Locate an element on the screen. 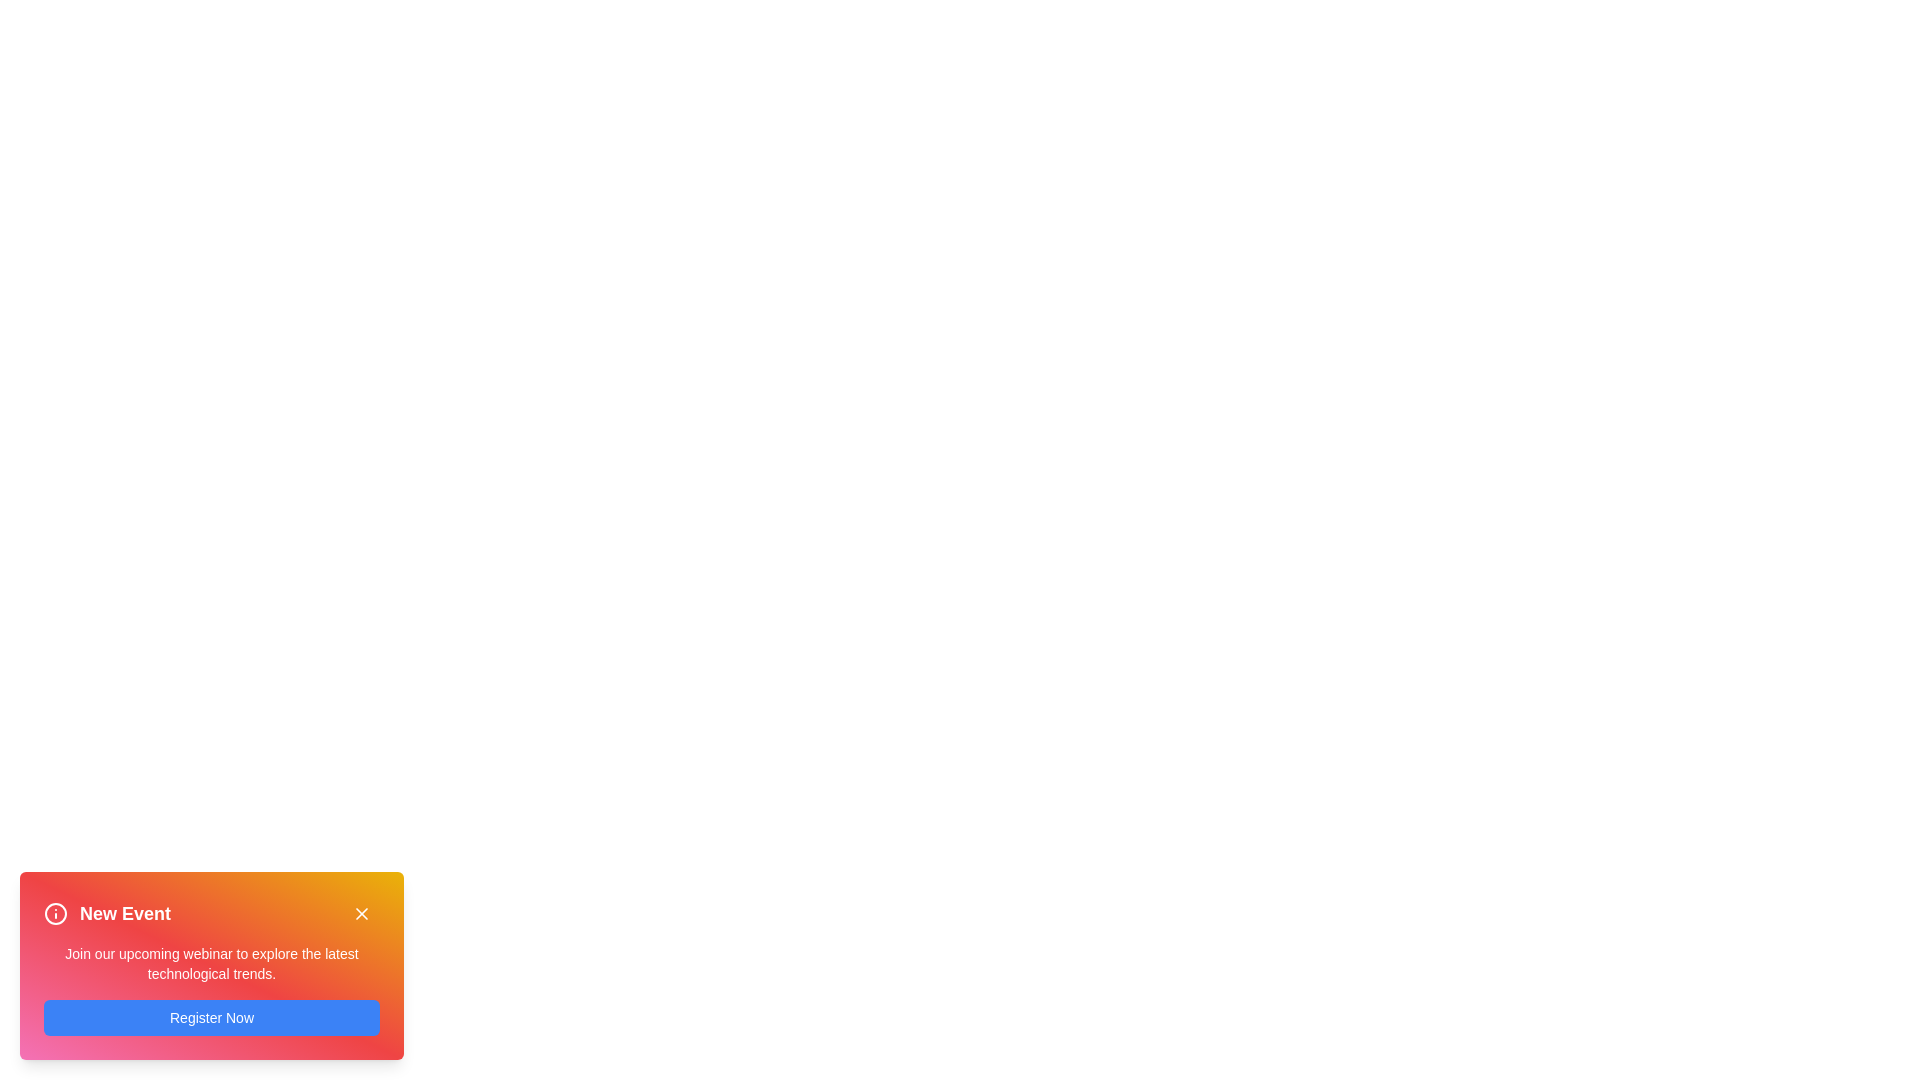 Image resolution: width=1920 pixels, height=1080 pixels. the 'Register Now' button to register for the event is located at coordinates (211, 1018).